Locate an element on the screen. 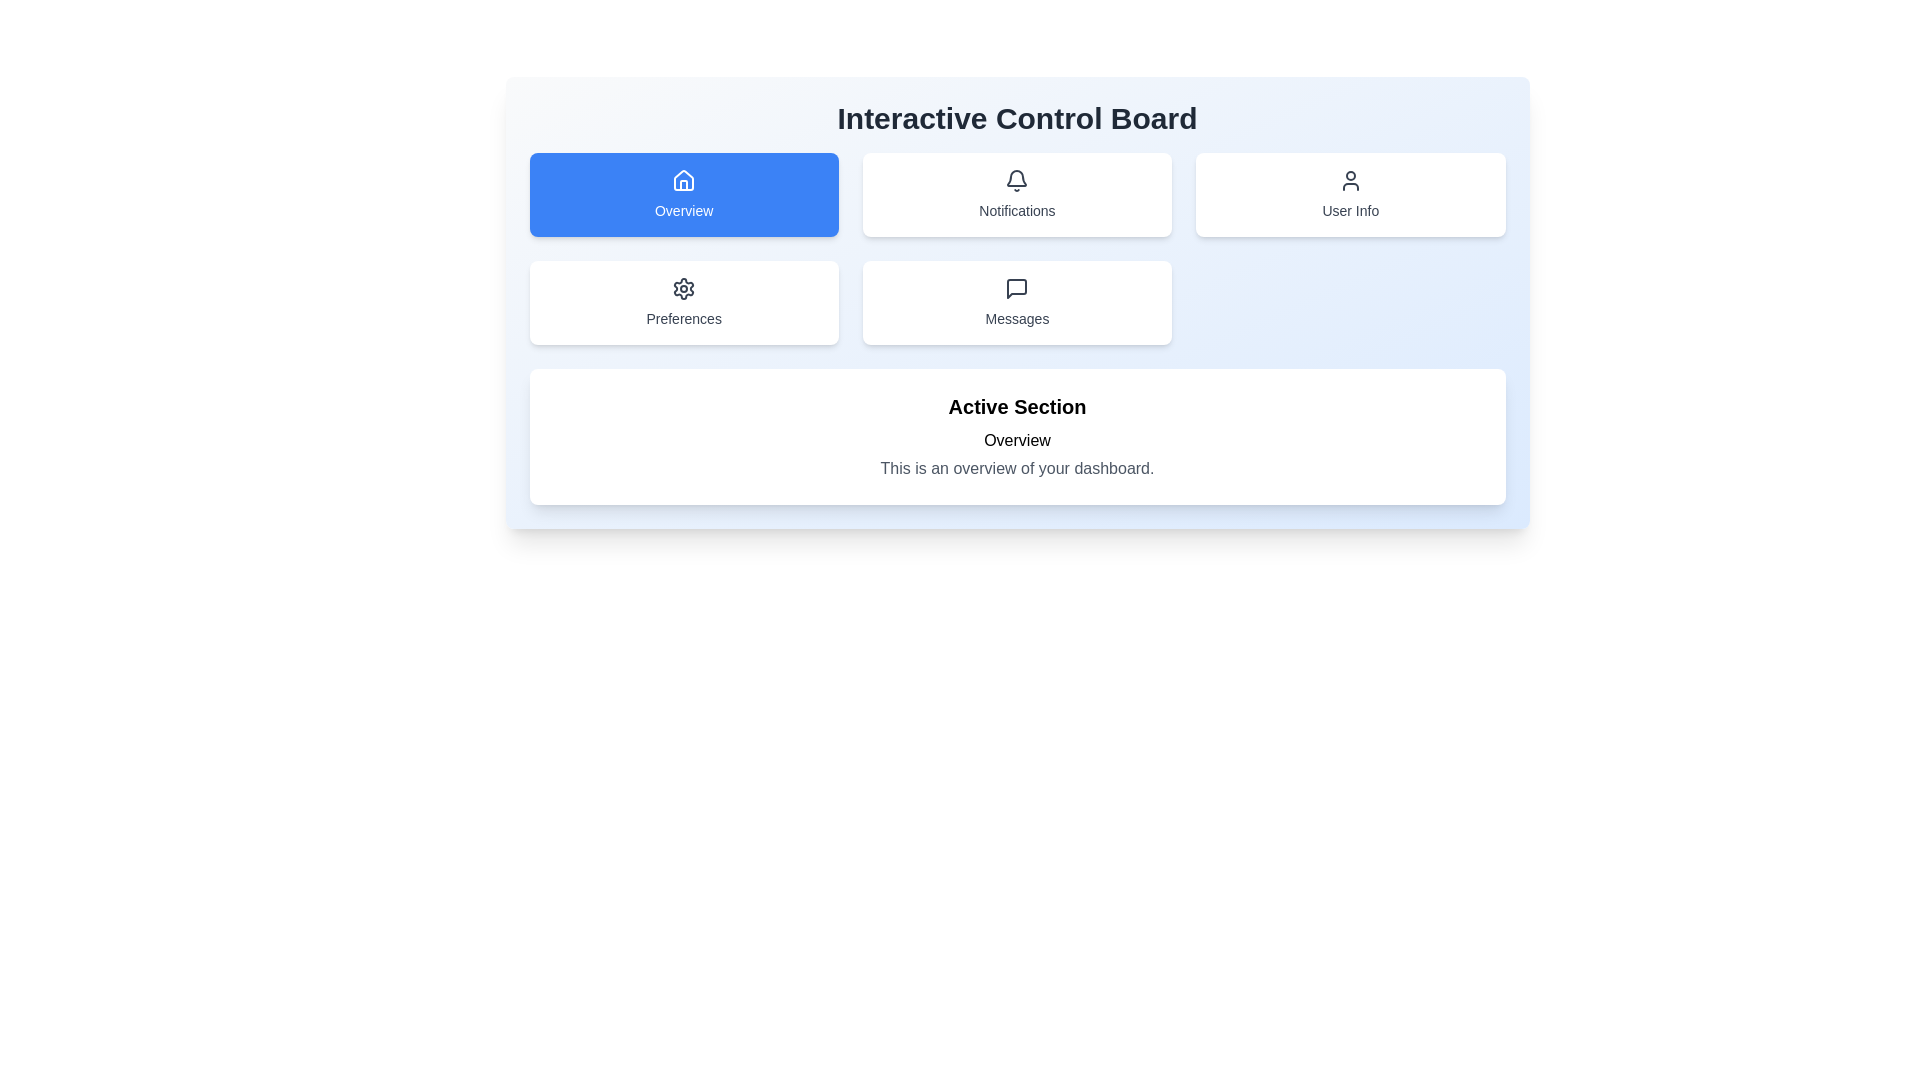  the 'Overview' icon located within the blue-highlighted tile on the control board, which visually represents the 'Overview' section is located at coordinates (684, 180).